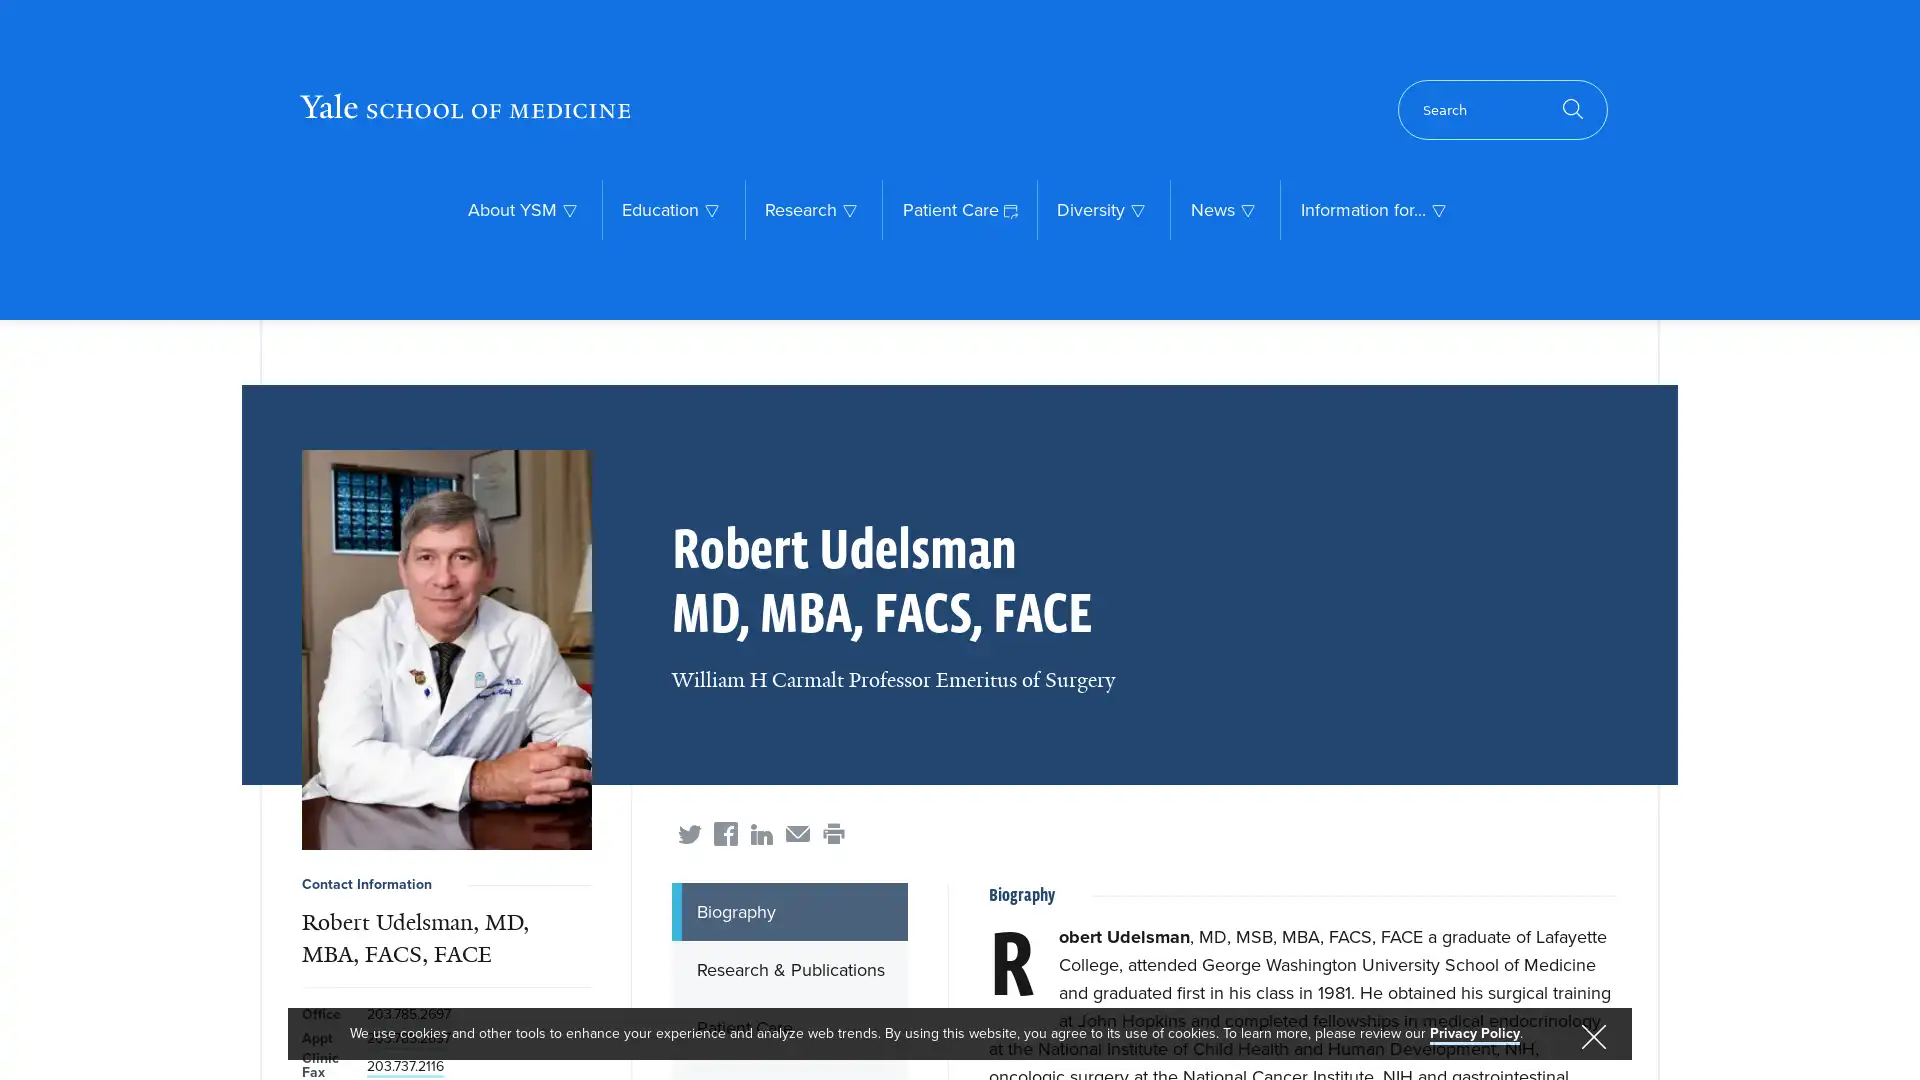 The image size is (1920, 1080). I want to click on Print page, so click(834, 833).